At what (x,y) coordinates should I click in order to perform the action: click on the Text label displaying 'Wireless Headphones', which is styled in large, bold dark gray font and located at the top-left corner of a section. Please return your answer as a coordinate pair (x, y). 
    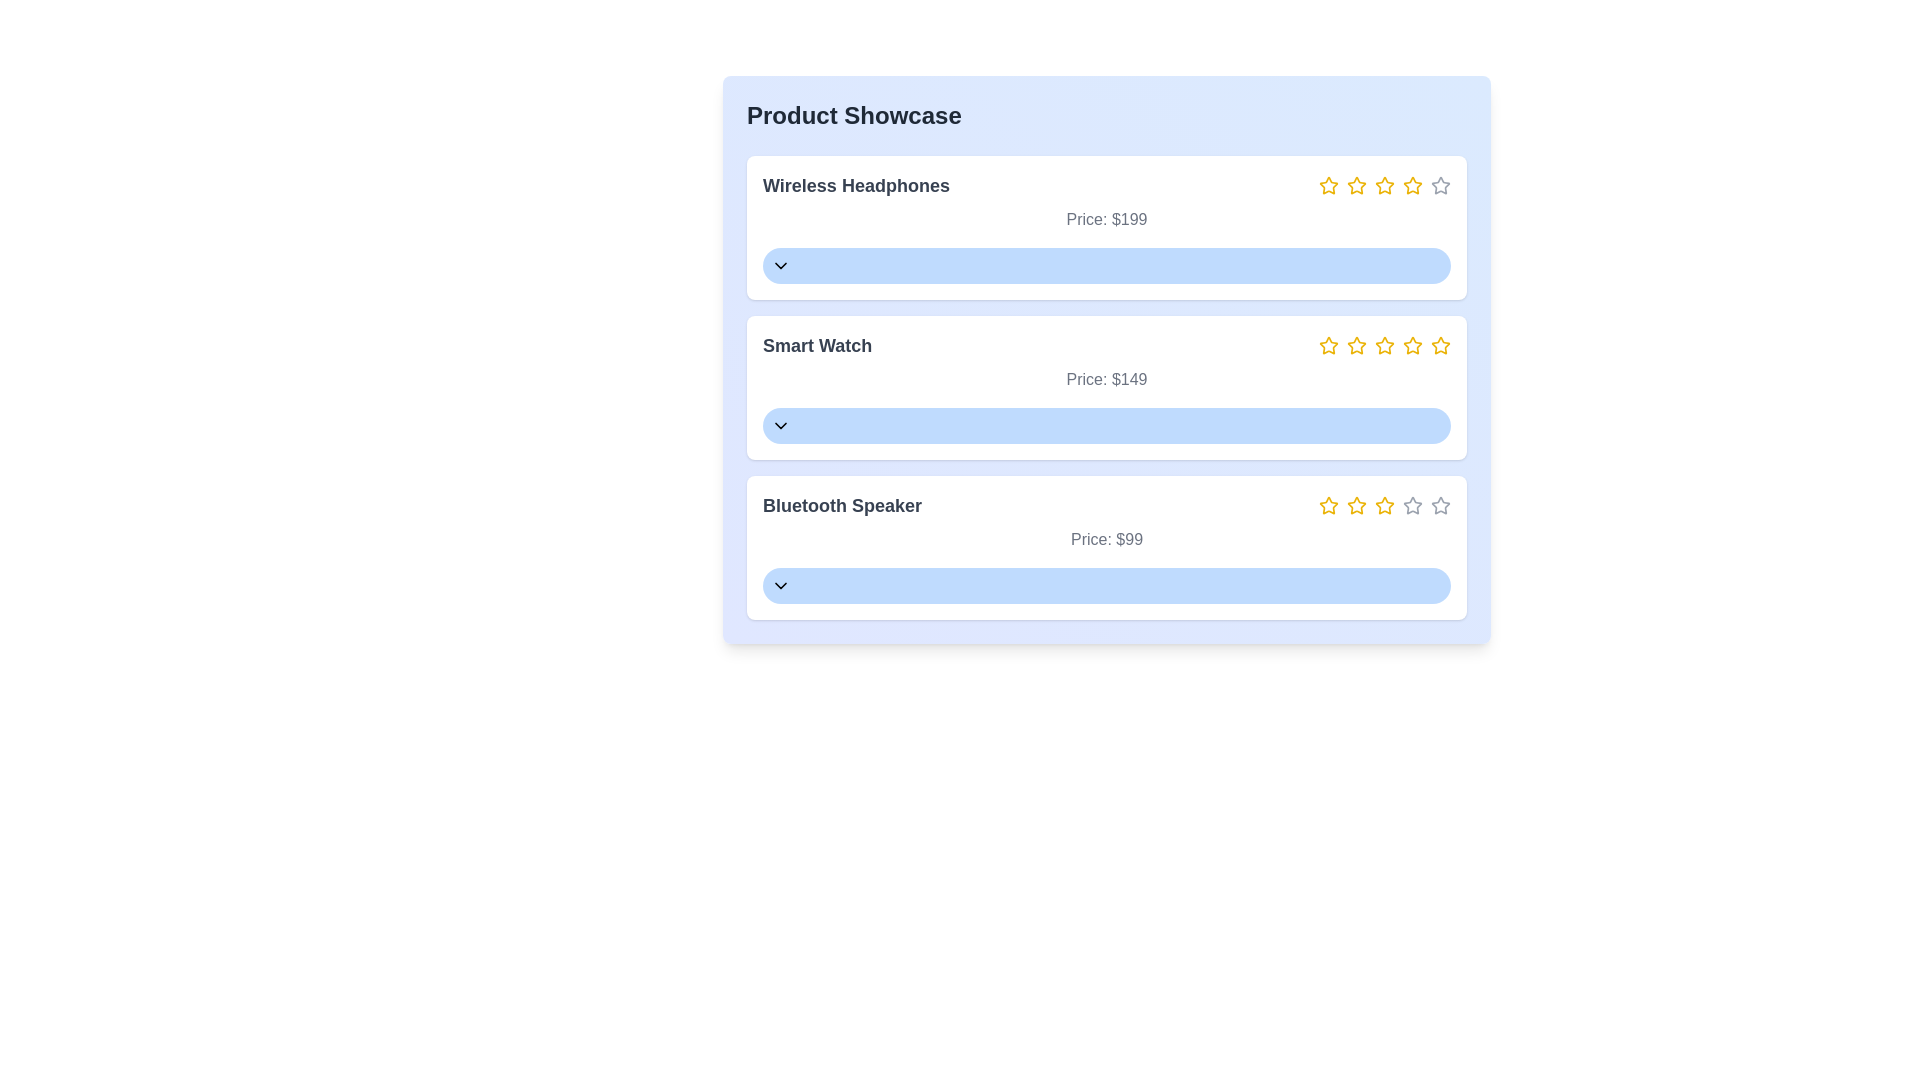
    Looking at the image, I should click on (856, 185).